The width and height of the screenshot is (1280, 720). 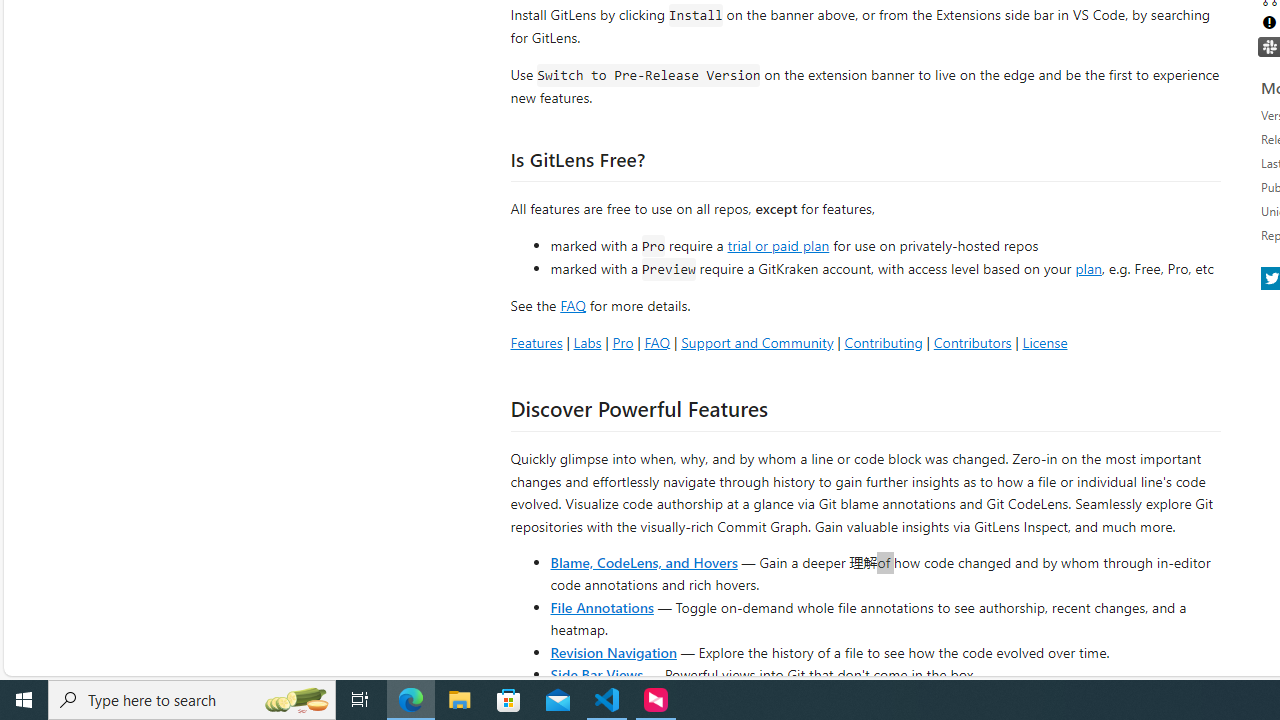 What do you see at coordinates (536, 341) in the screenshot?
I see `'Features'` at bounding box center [536, 341].